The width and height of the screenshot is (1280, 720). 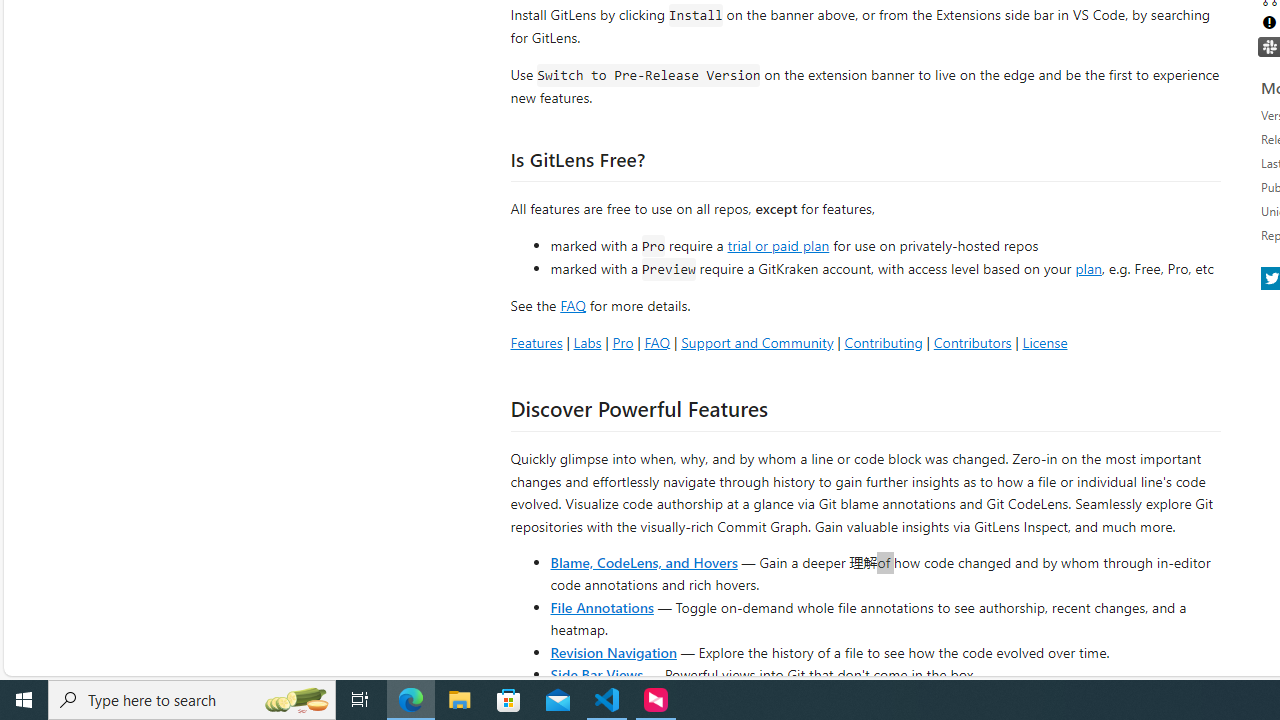 What do you see at coordinates (536, 341) in the screenshot?
I see `'Features'` at bounding box center [536, 341].